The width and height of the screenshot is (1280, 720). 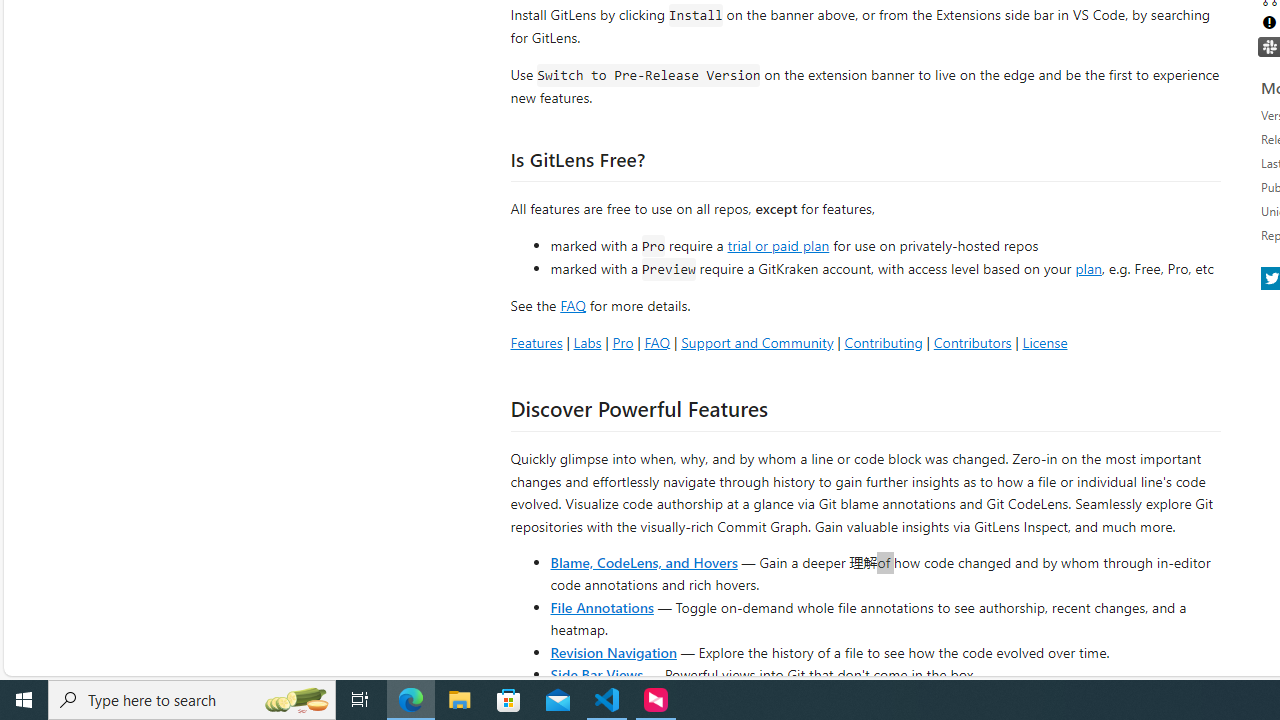 What do you see at coordinates (536, 341) in the screenshot?
I see `'Features'` at bounding box center [536, 341].